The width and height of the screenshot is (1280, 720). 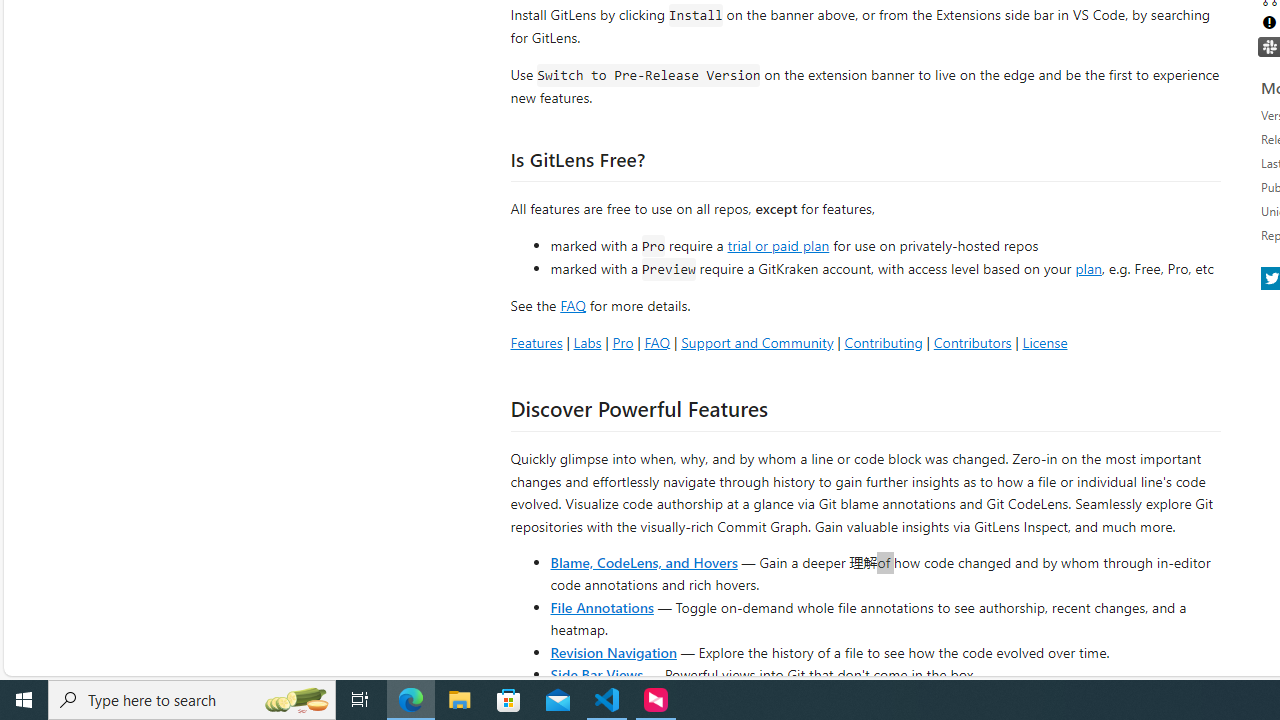 What do you see at coordinates (536, 341) in the screenshot?
I see `'Features'` at bounding box center [536, 341].